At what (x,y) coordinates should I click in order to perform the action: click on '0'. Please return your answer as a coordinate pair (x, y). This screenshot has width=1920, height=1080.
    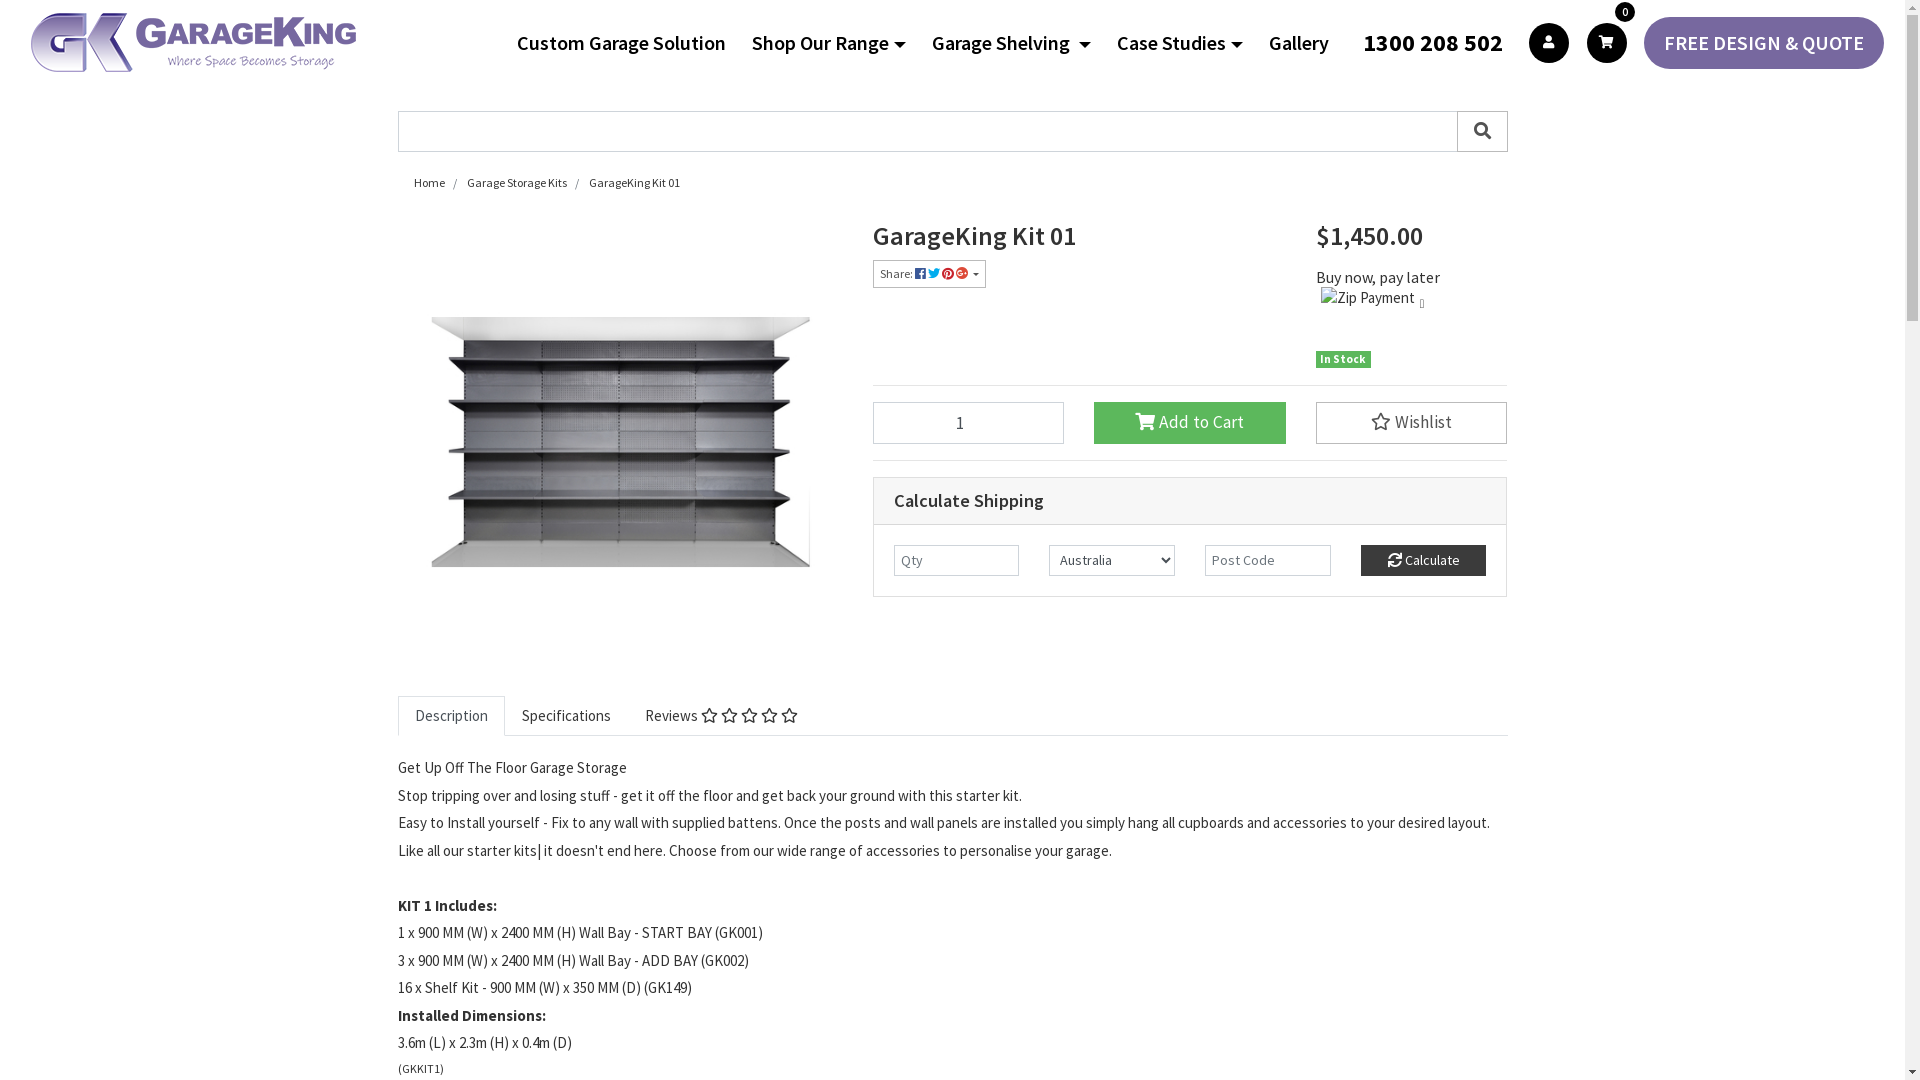
    Looking at the image, I should click on (1607, 42).